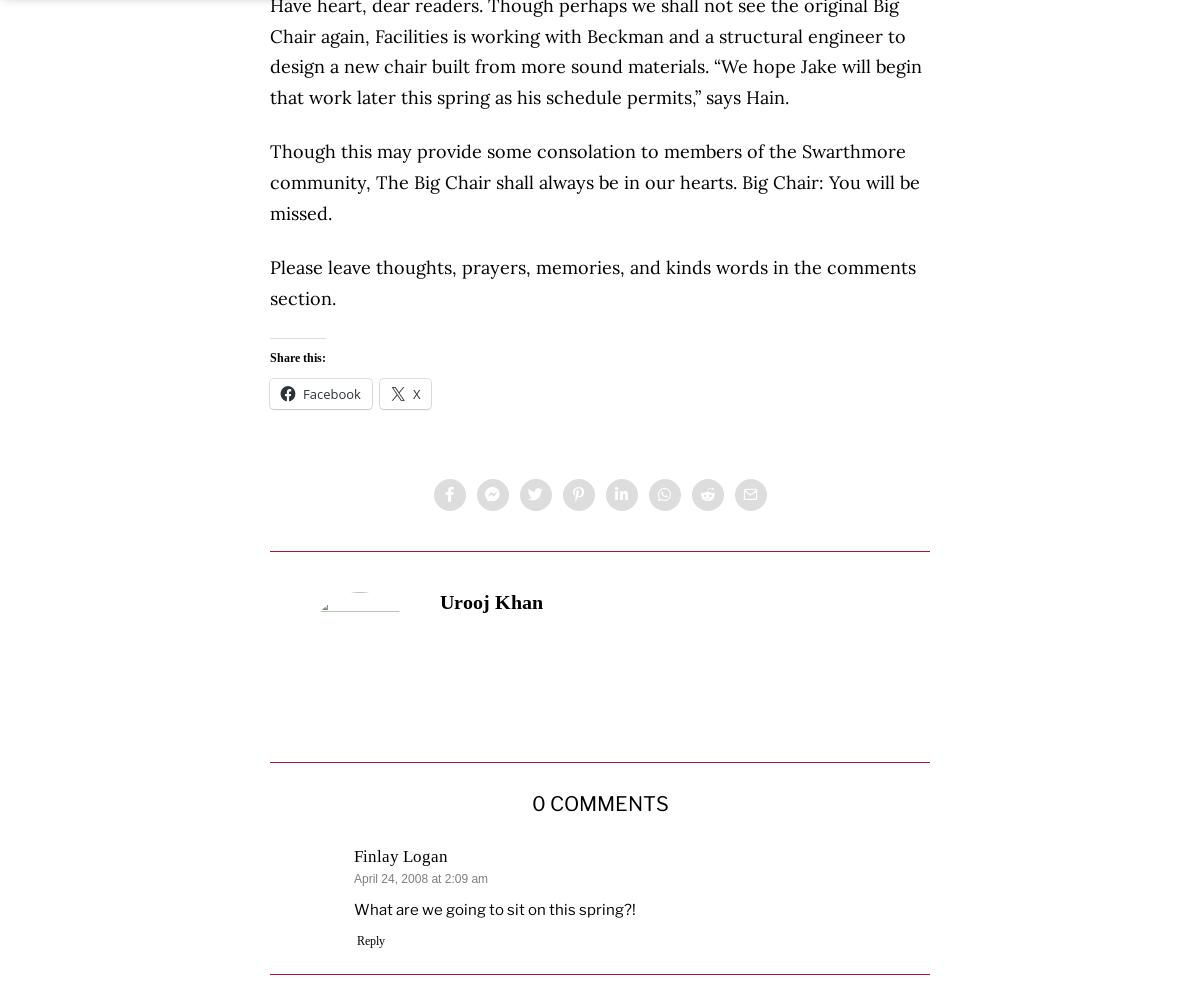 Image resolution: width=1200 pixels, height=981 pixels. I want to click on 'What are we going to sit on this spring?!', so click(494, 908).